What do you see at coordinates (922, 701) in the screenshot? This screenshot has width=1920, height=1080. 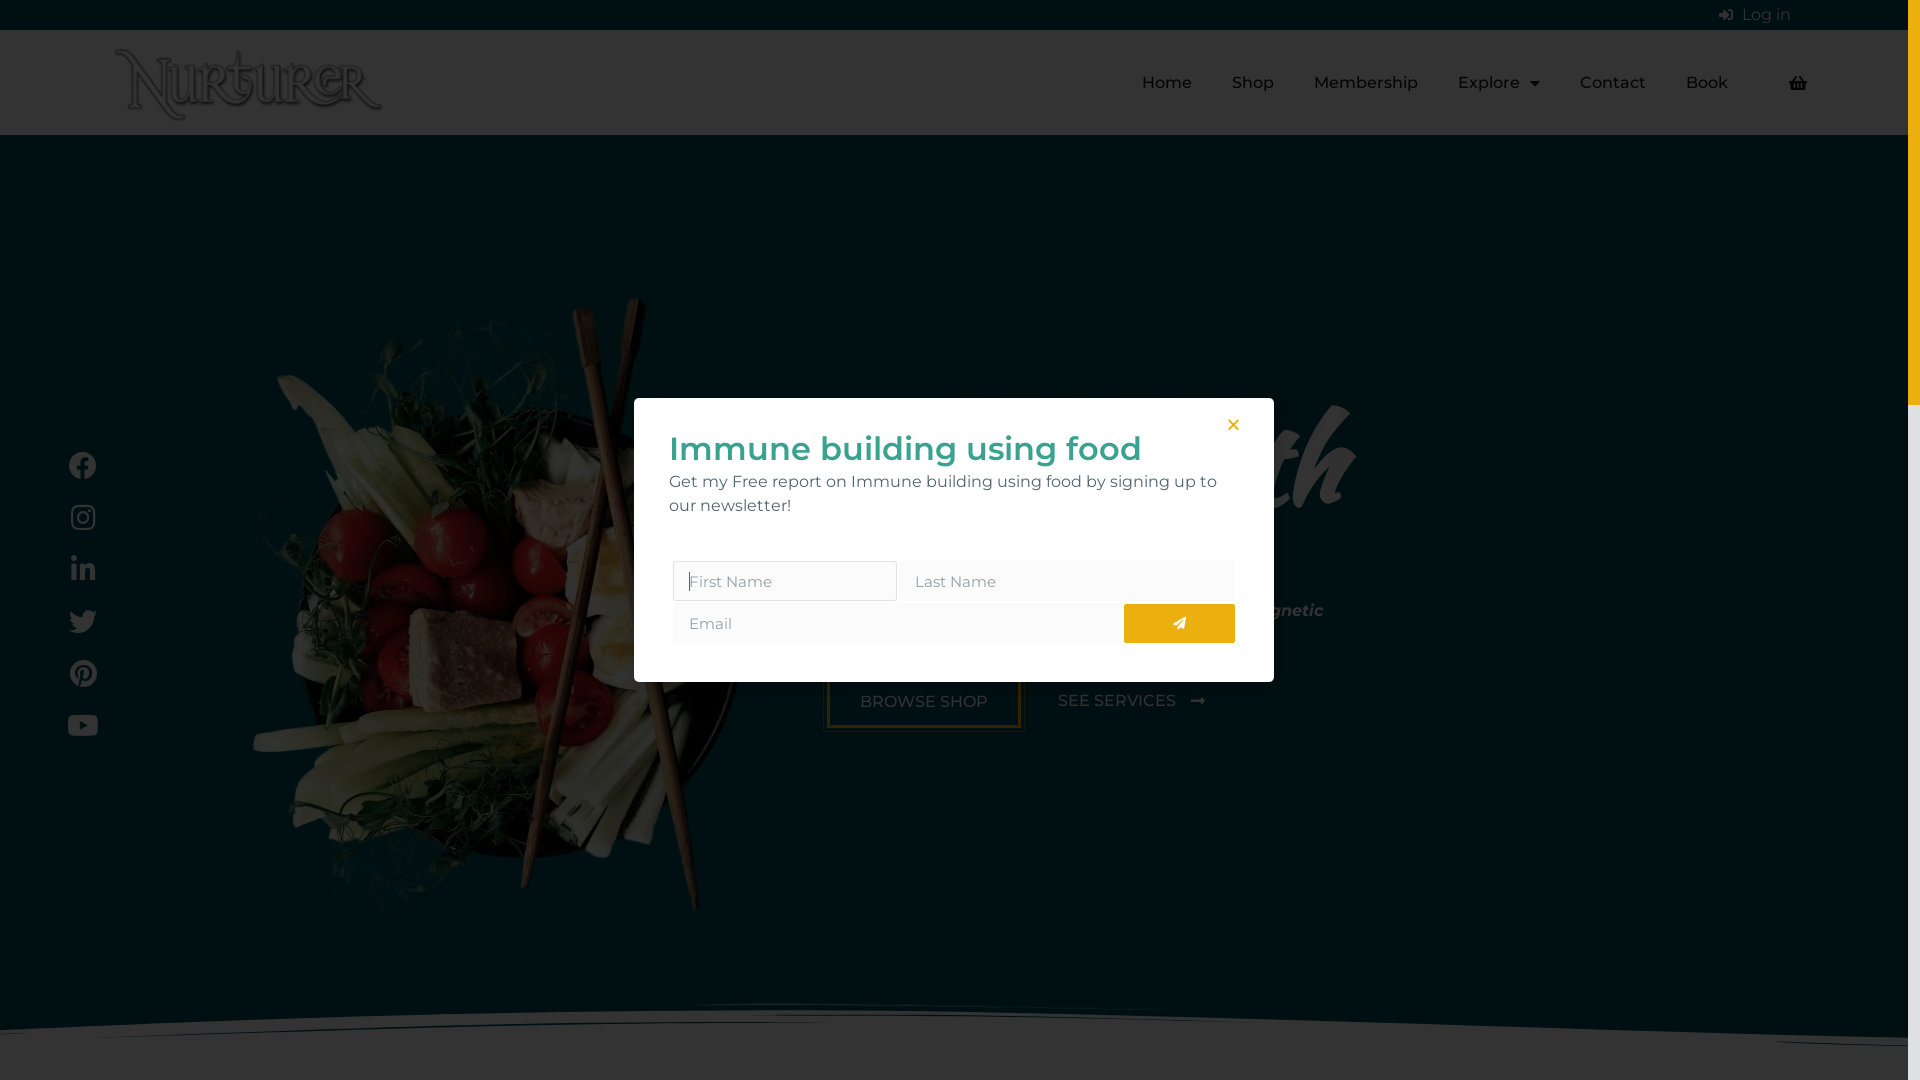 I see `'BROWSE SHOP'` at bounding box center [922, 701].